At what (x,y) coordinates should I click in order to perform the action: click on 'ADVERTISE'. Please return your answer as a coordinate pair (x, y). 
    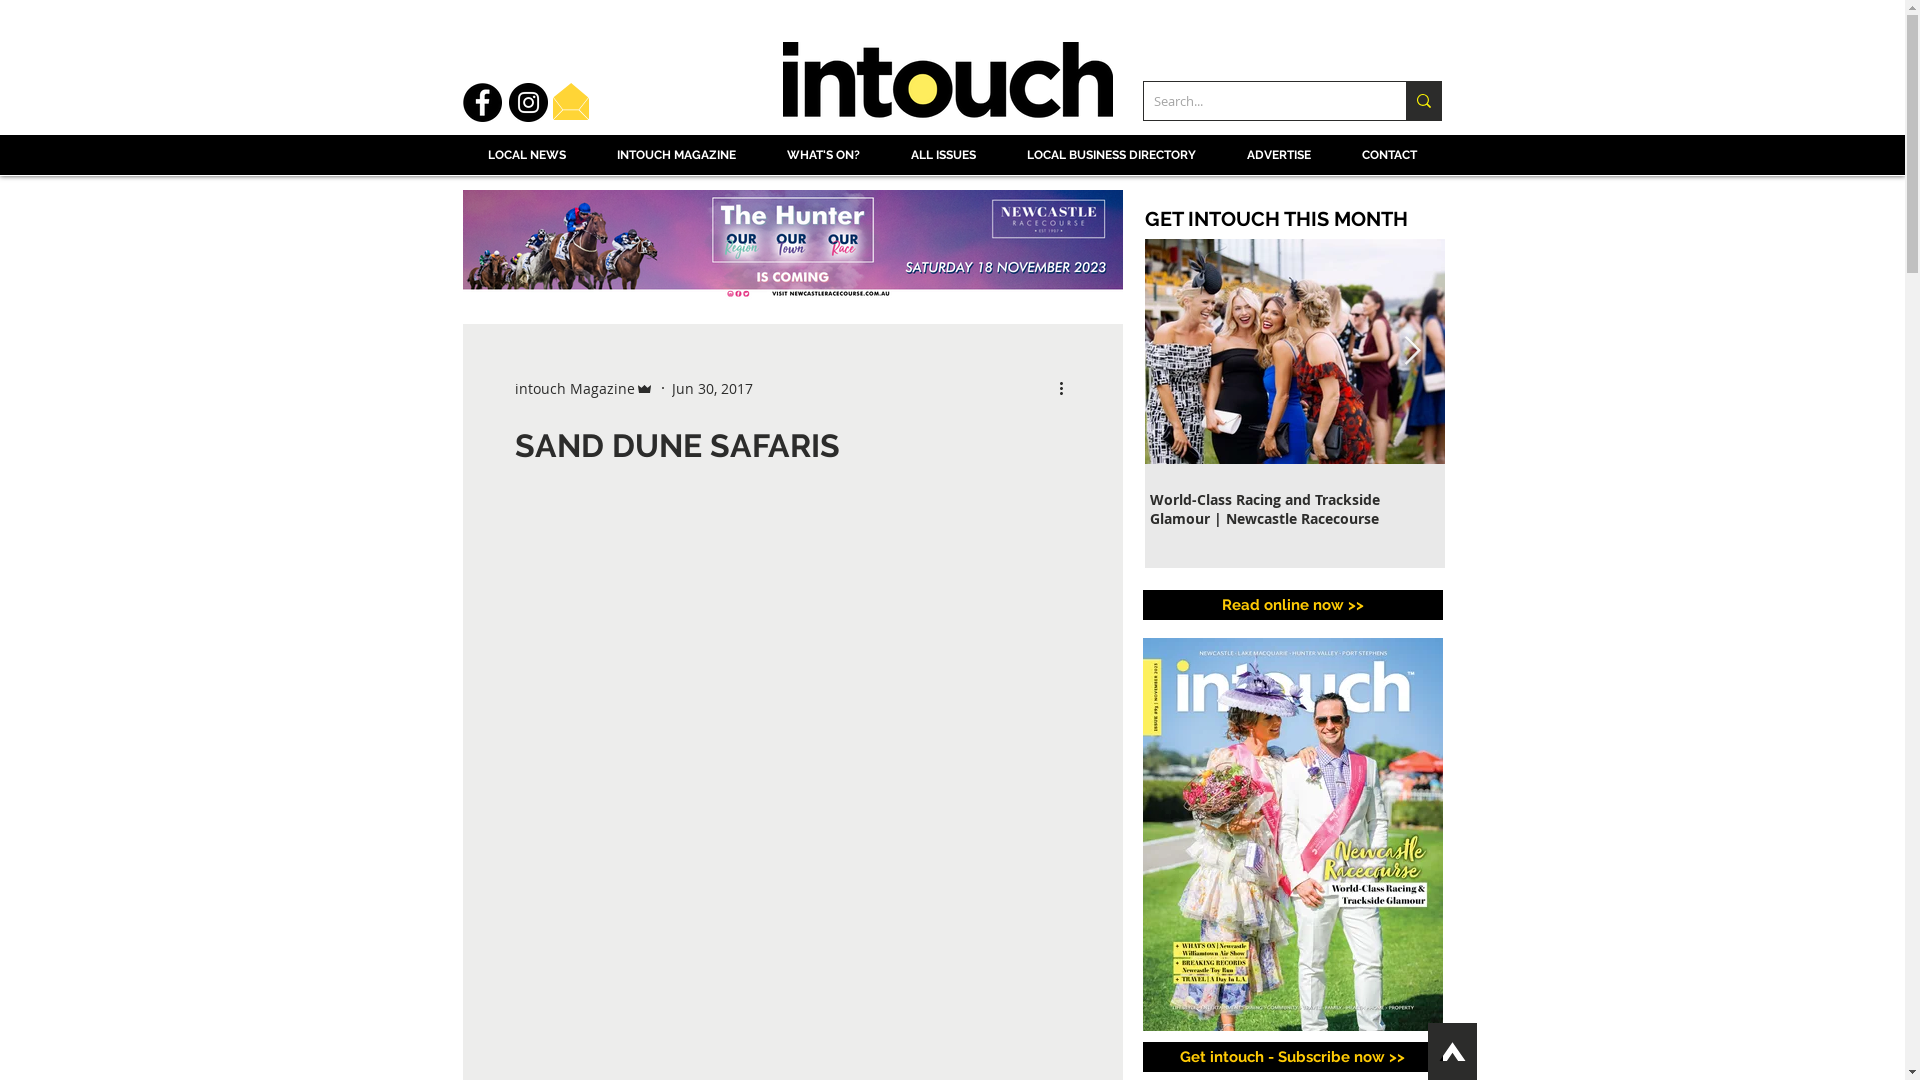
    Looking at the image, I should click on (1278, 160).